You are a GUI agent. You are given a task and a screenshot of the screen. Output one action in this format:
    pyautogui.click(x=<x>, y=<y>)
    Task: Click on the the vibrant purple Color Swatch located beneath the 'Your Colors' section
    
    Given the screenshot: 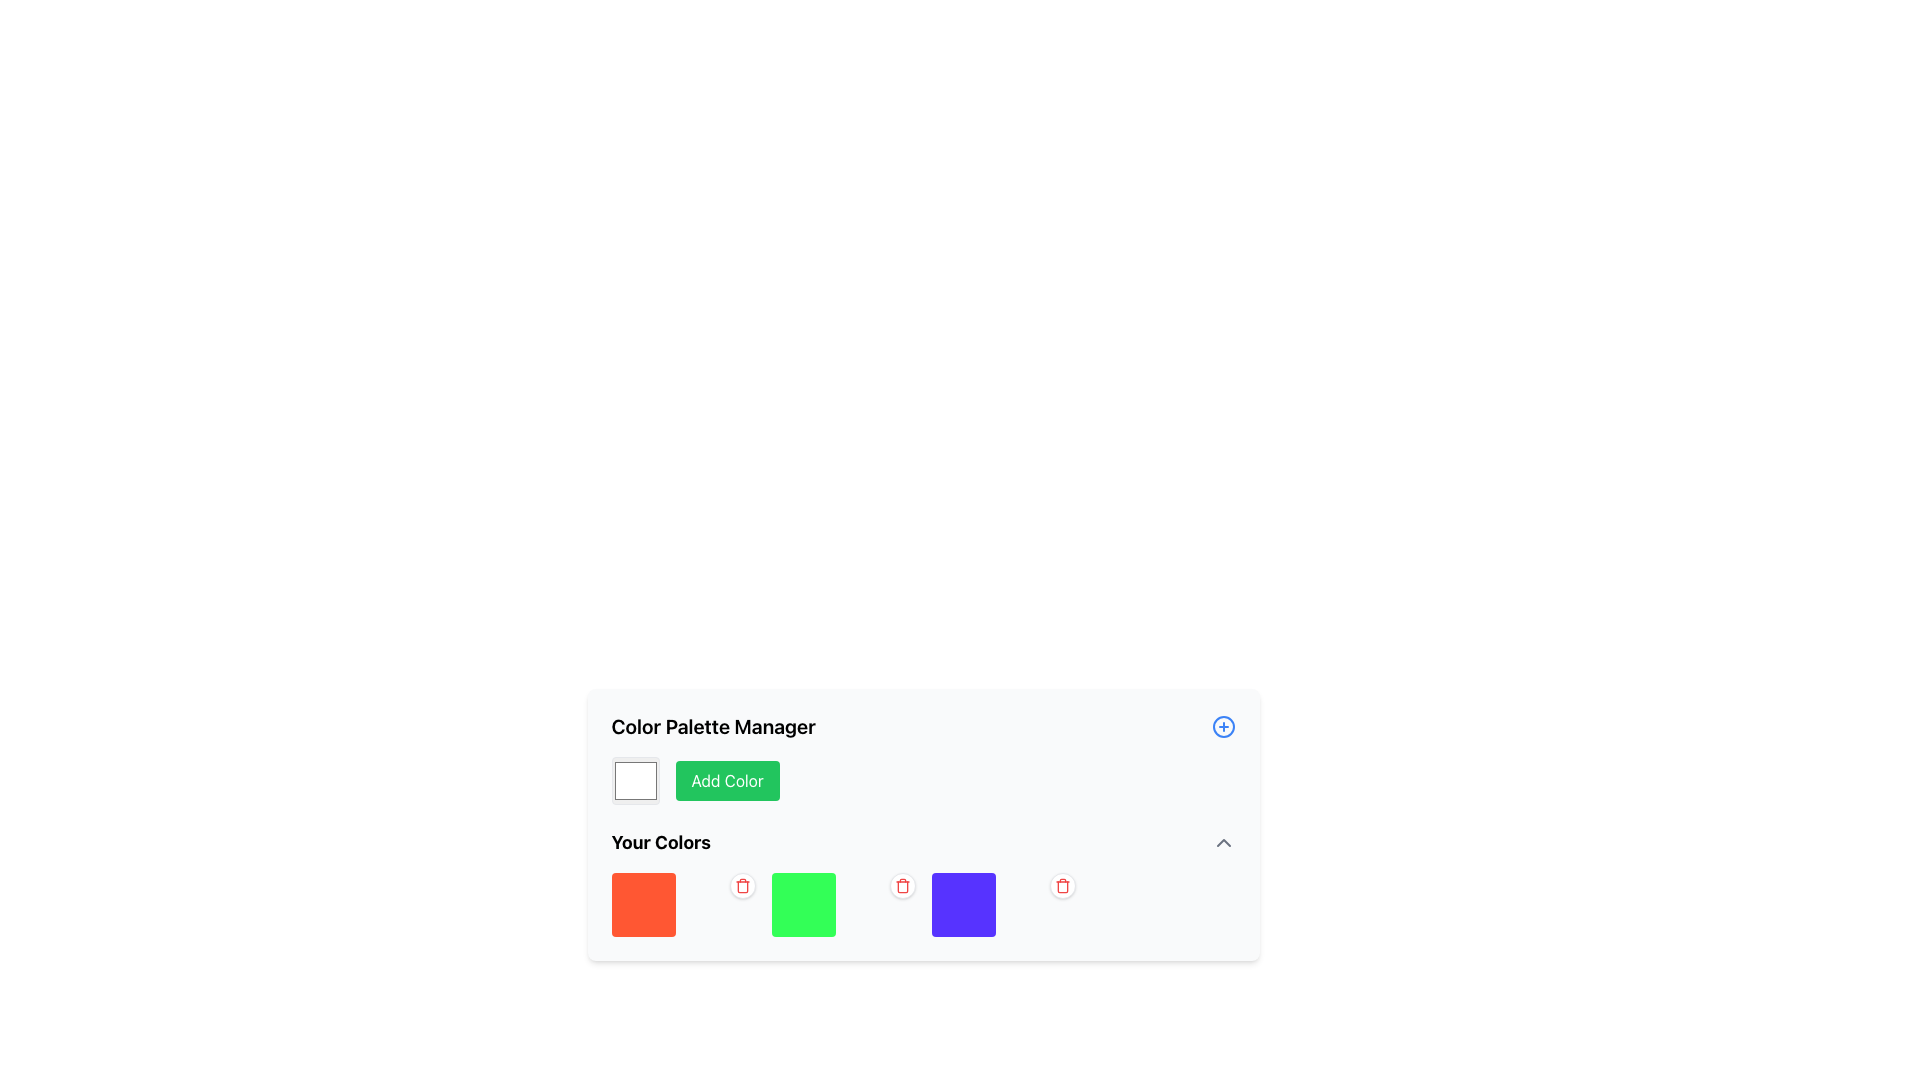 What is the action you would take?
    pyautogui.click(x=963, y=905)
    